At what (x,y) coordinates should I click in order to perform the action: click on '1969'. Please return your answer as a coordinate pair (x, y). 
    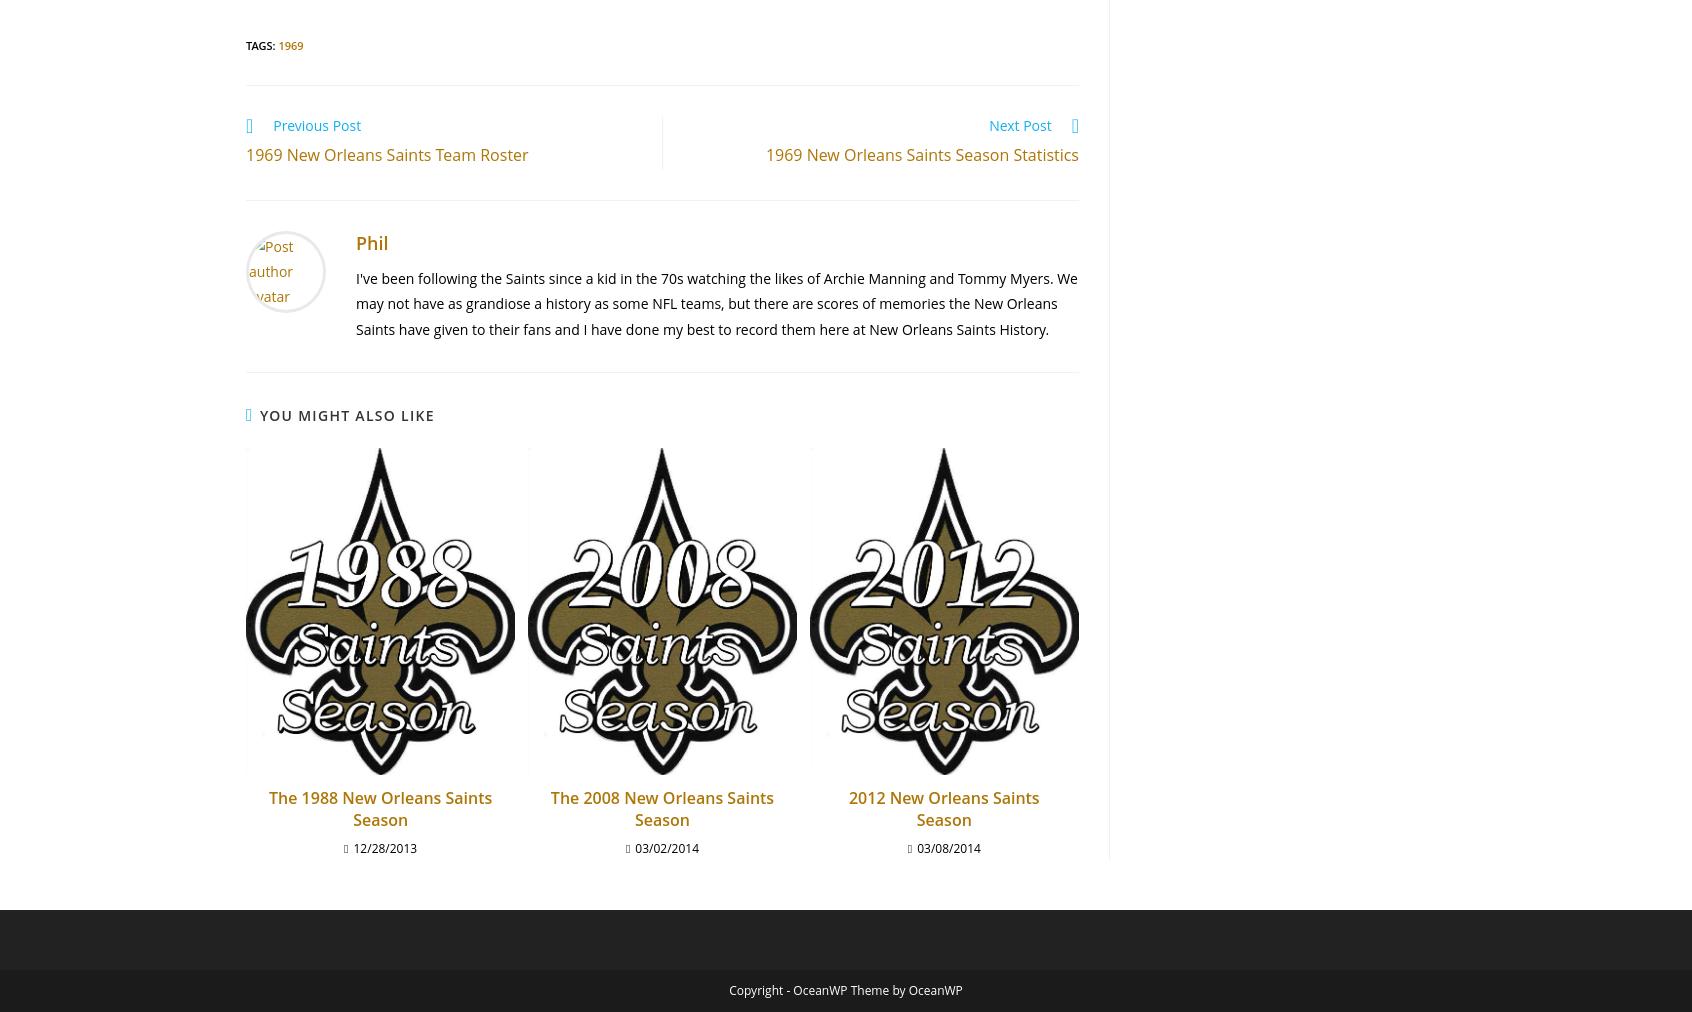
    Looking at the image, I should click on (277, 43).